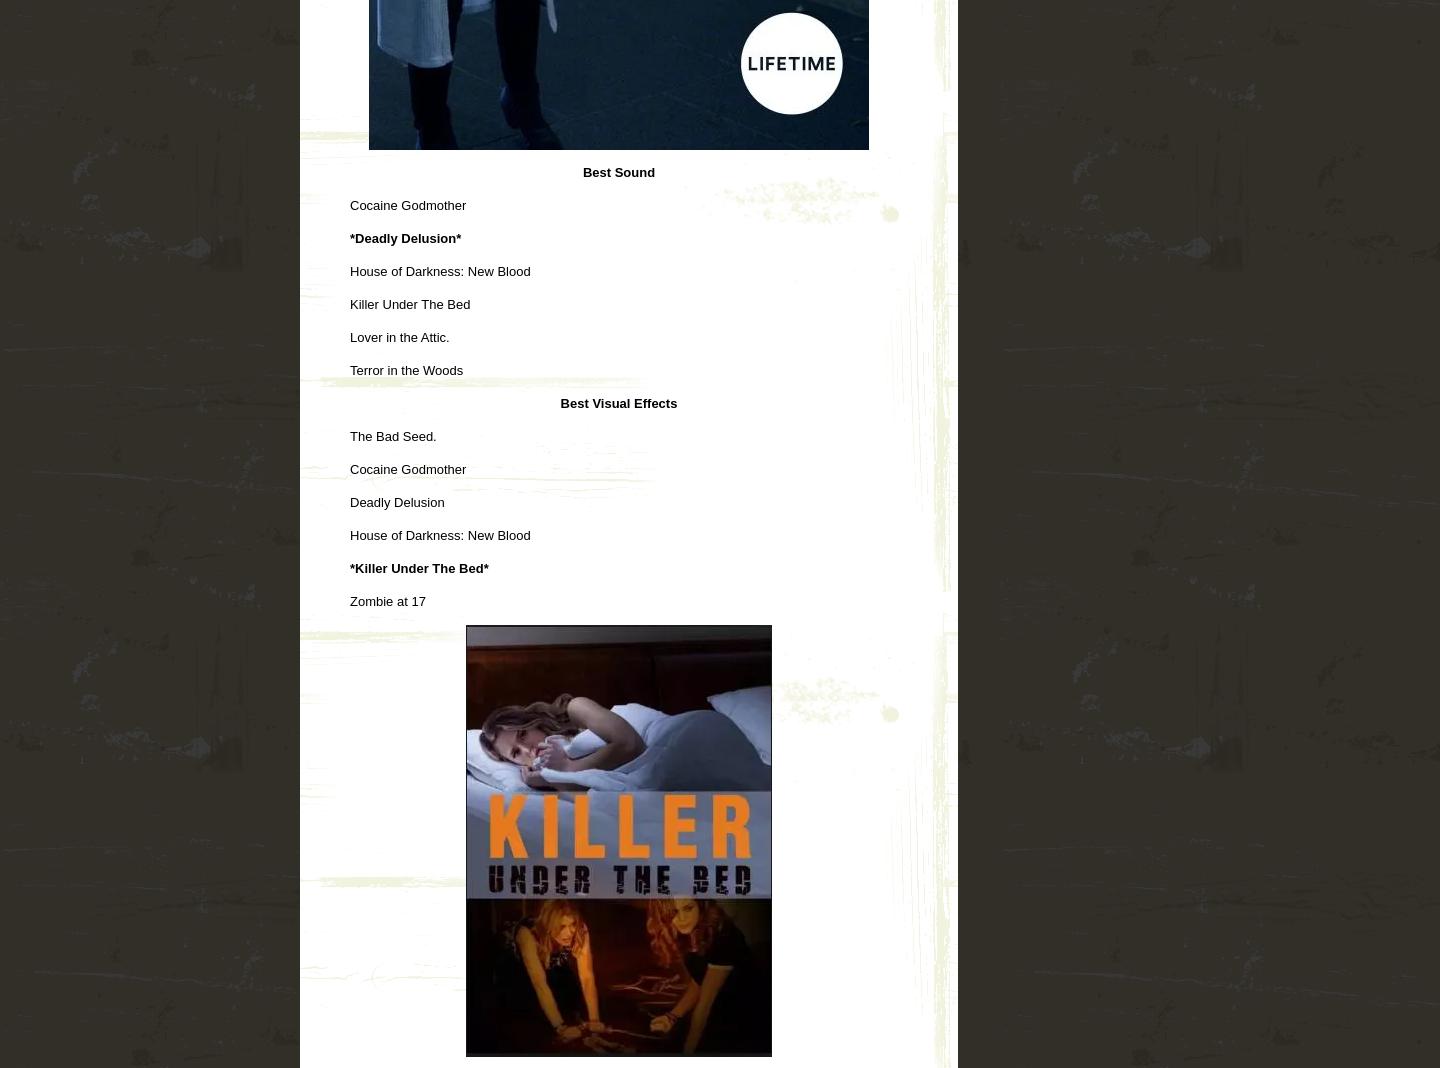 The width and height of the screenshot is (1440, 1068). What do you see at coordinates (386, 599) in the screenshot?
I see `'Zombie at 17'` at bounding box center [386, 599].